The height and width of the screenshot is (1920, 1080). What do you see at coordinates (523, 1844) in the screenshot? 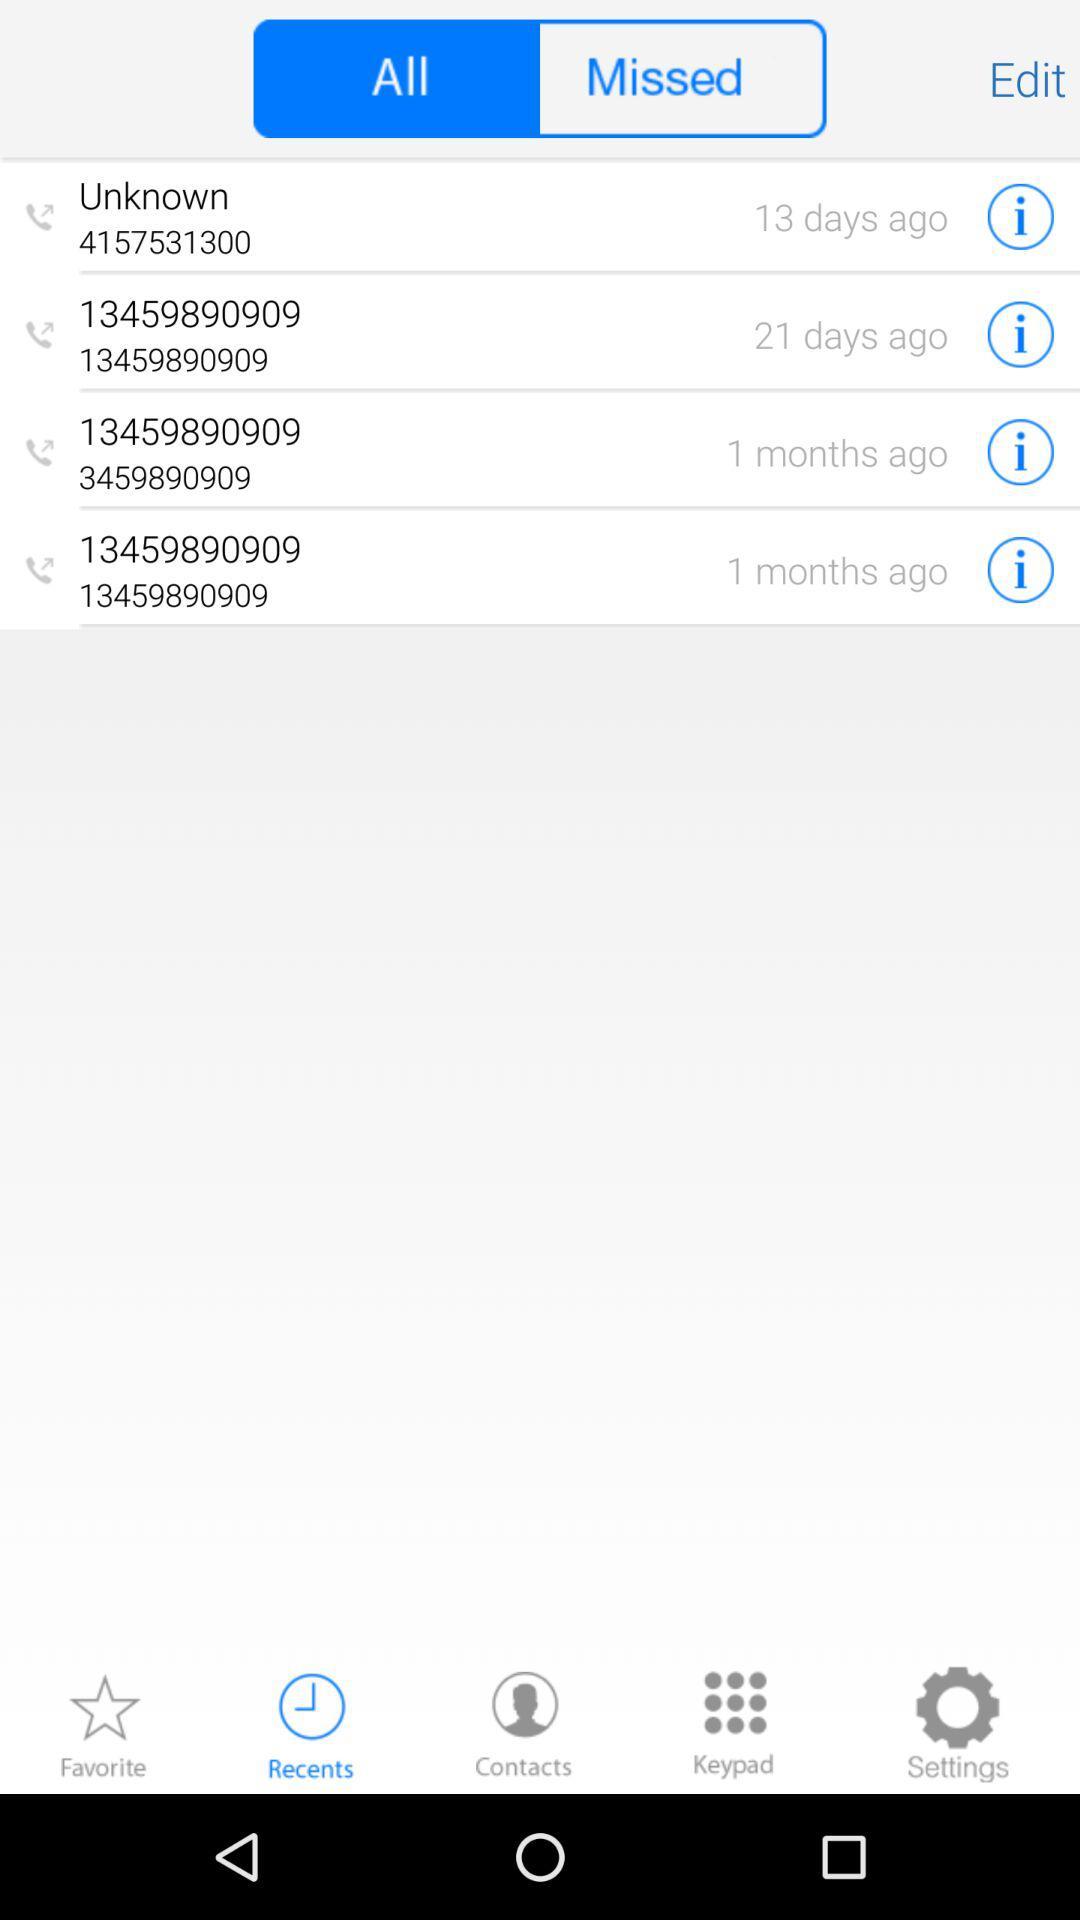
I see `the avatar icon` at bounding box center [523, 1844].